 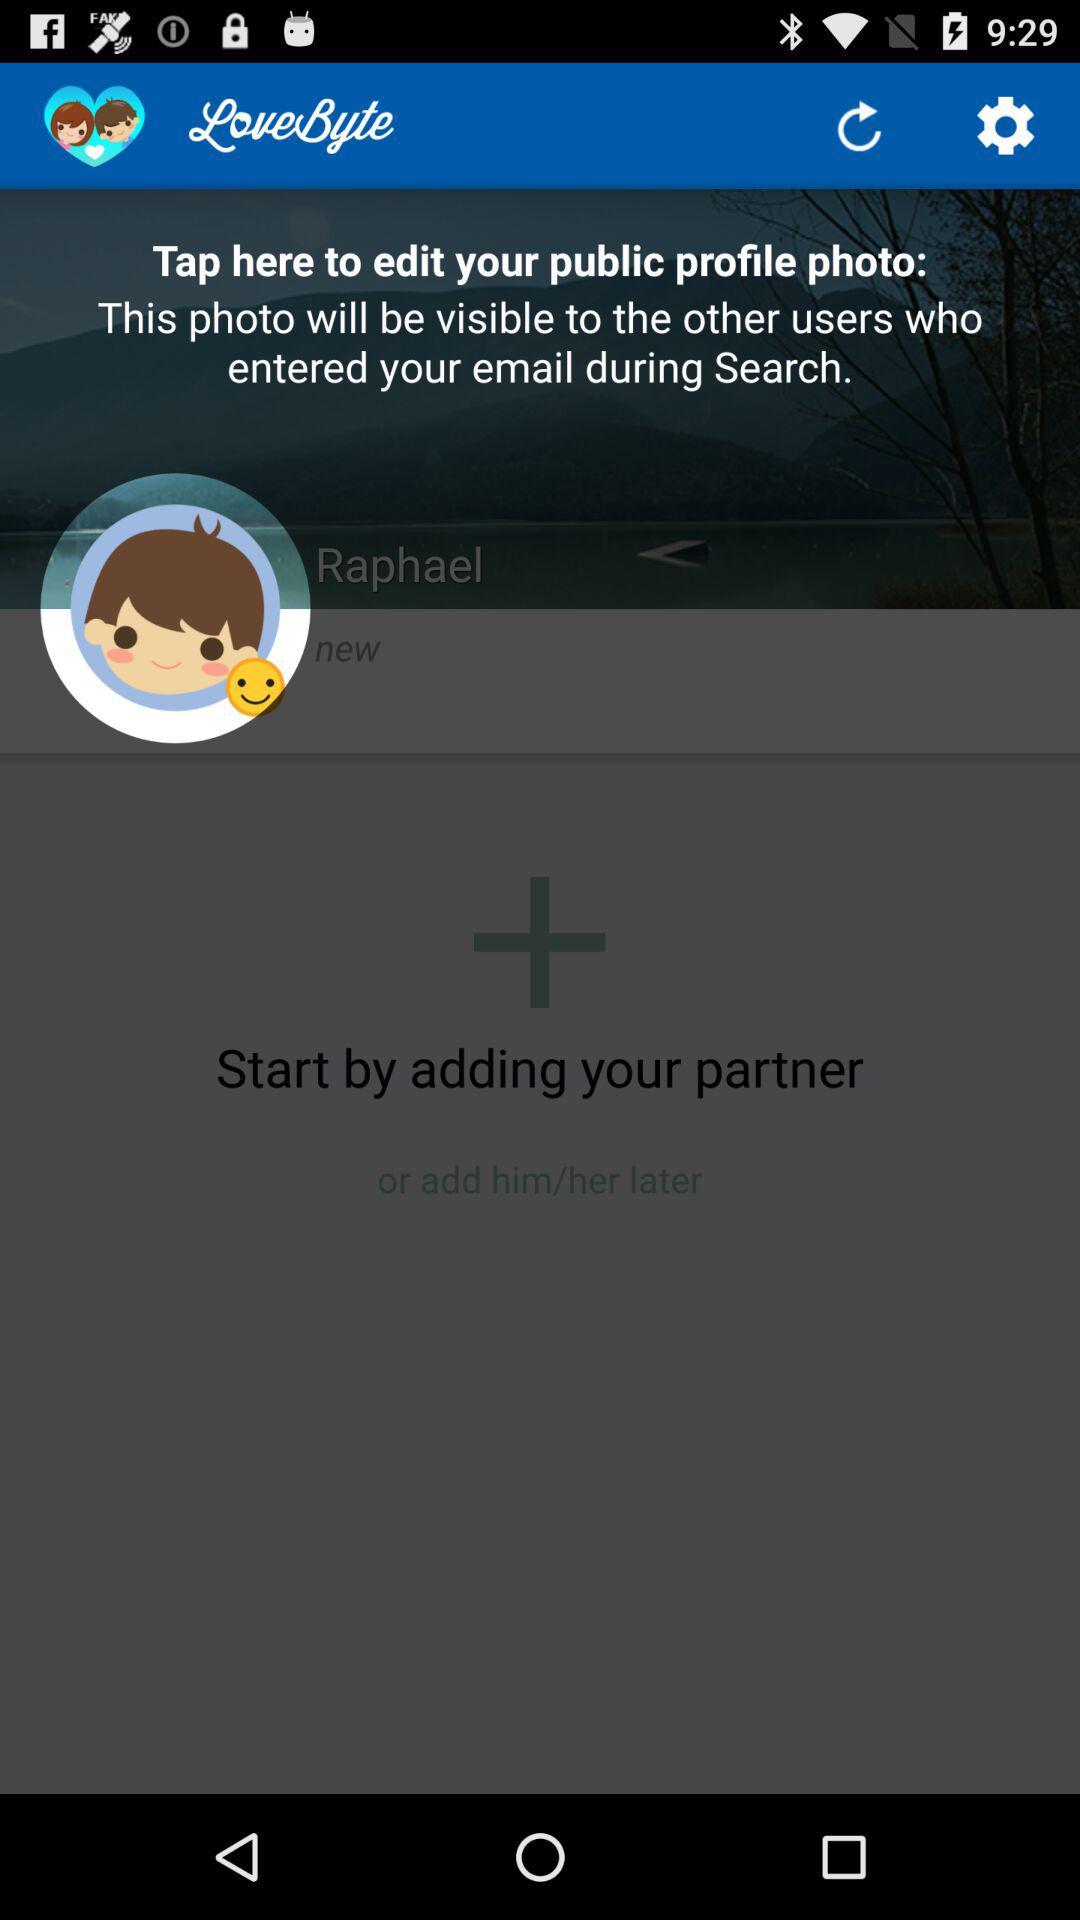 I want to click on refresh page, so click(x=858, y=124).